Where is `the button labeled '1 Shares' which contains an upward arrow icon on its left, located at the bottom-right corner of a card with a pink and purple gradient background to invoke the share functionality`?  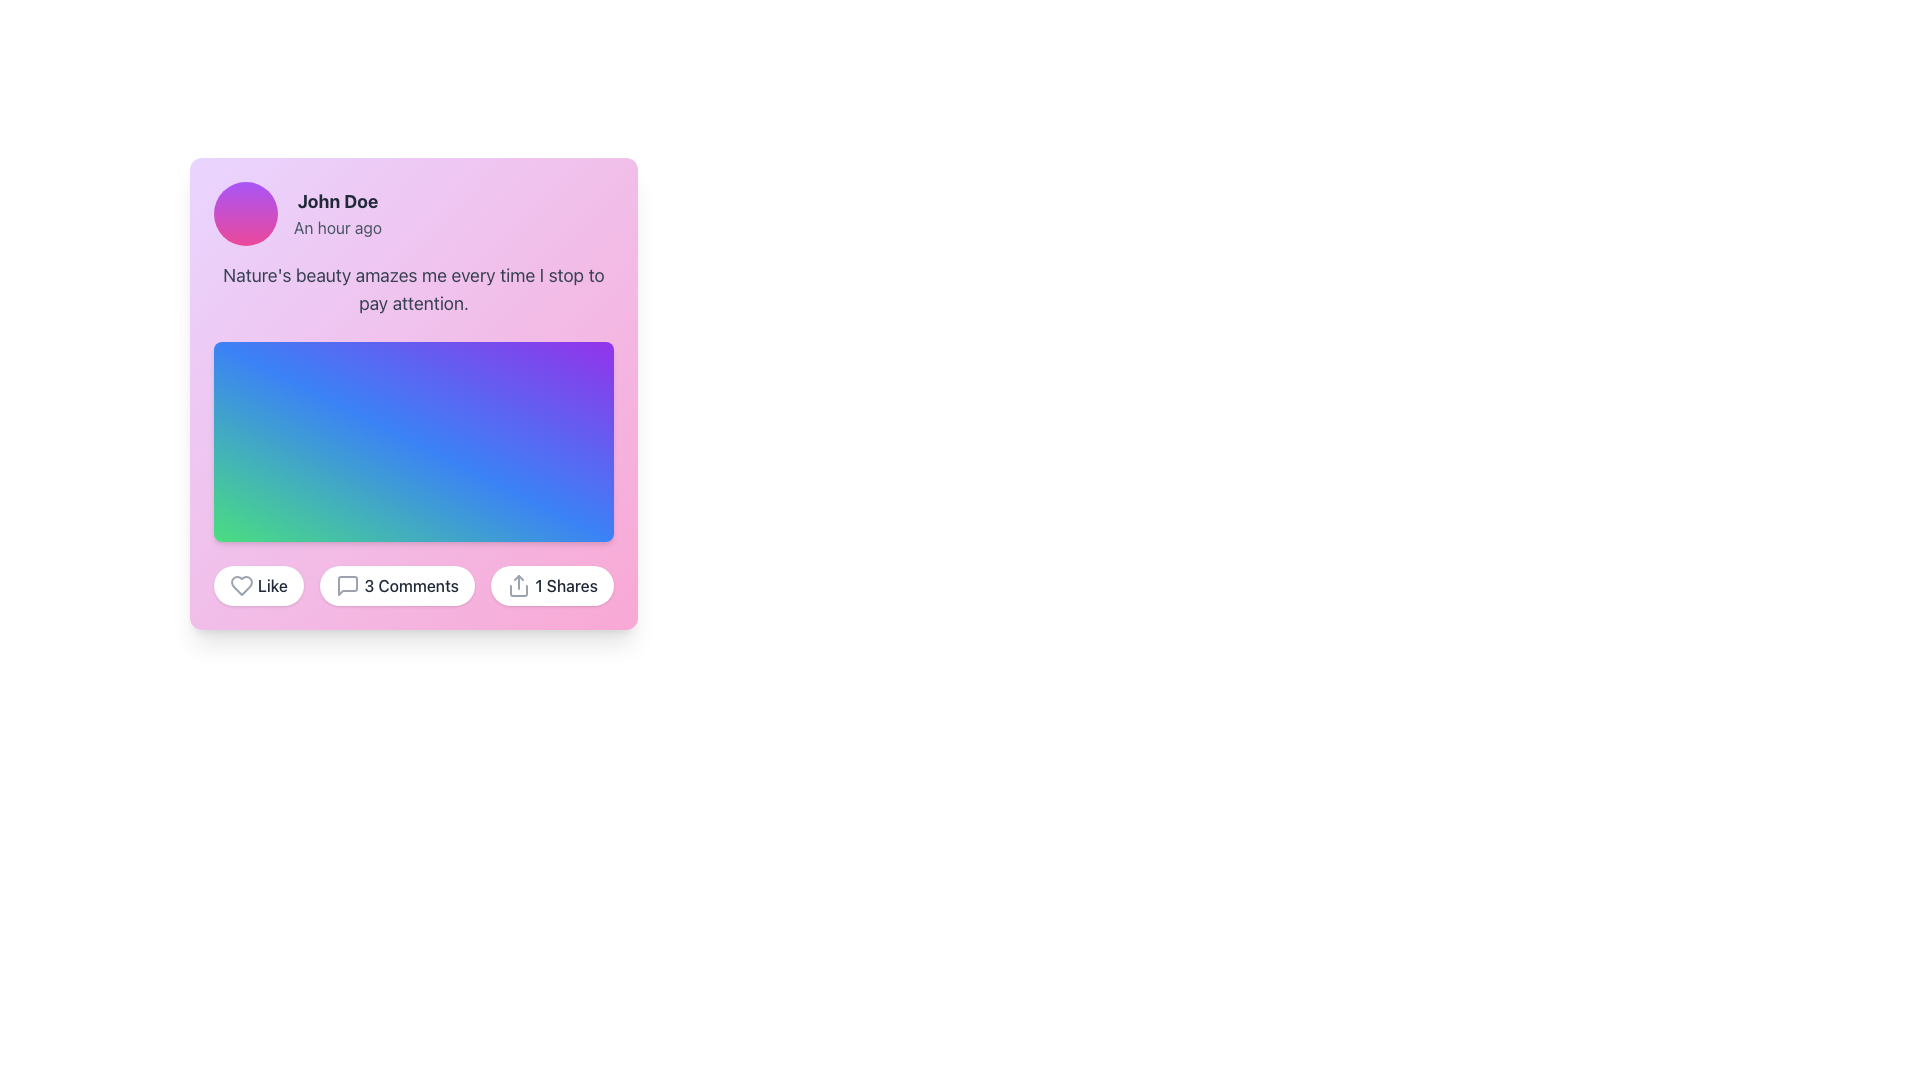
the button labeled '1 Shares' which contains an upward arrow icon on its left, located at the bottom-right corner of a card with a pink and purple gradient background to invoke the share functionality is located at coordinates (519, 585).